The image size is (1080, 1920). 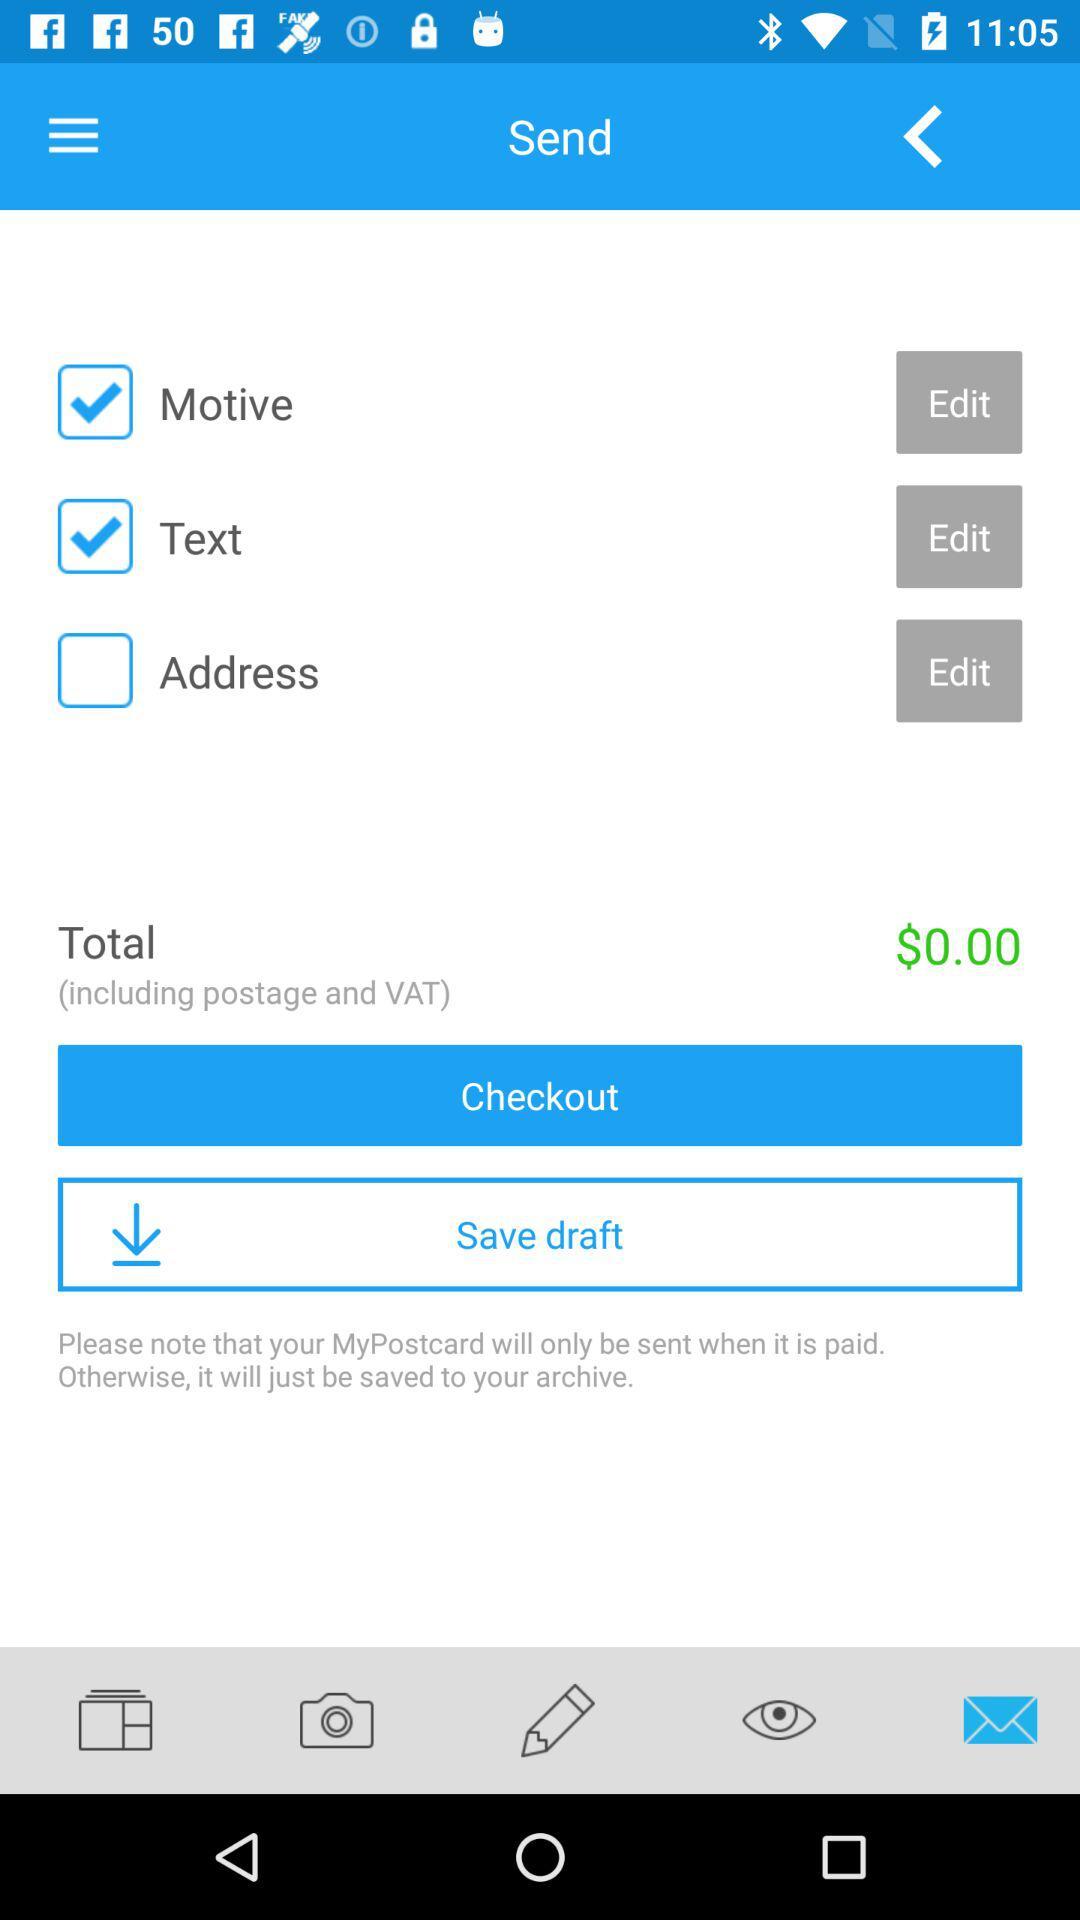 What do you see at coordinates (922, 135) in the screenshot?
I see `the icon above edit` at bounding box center [922, 135].